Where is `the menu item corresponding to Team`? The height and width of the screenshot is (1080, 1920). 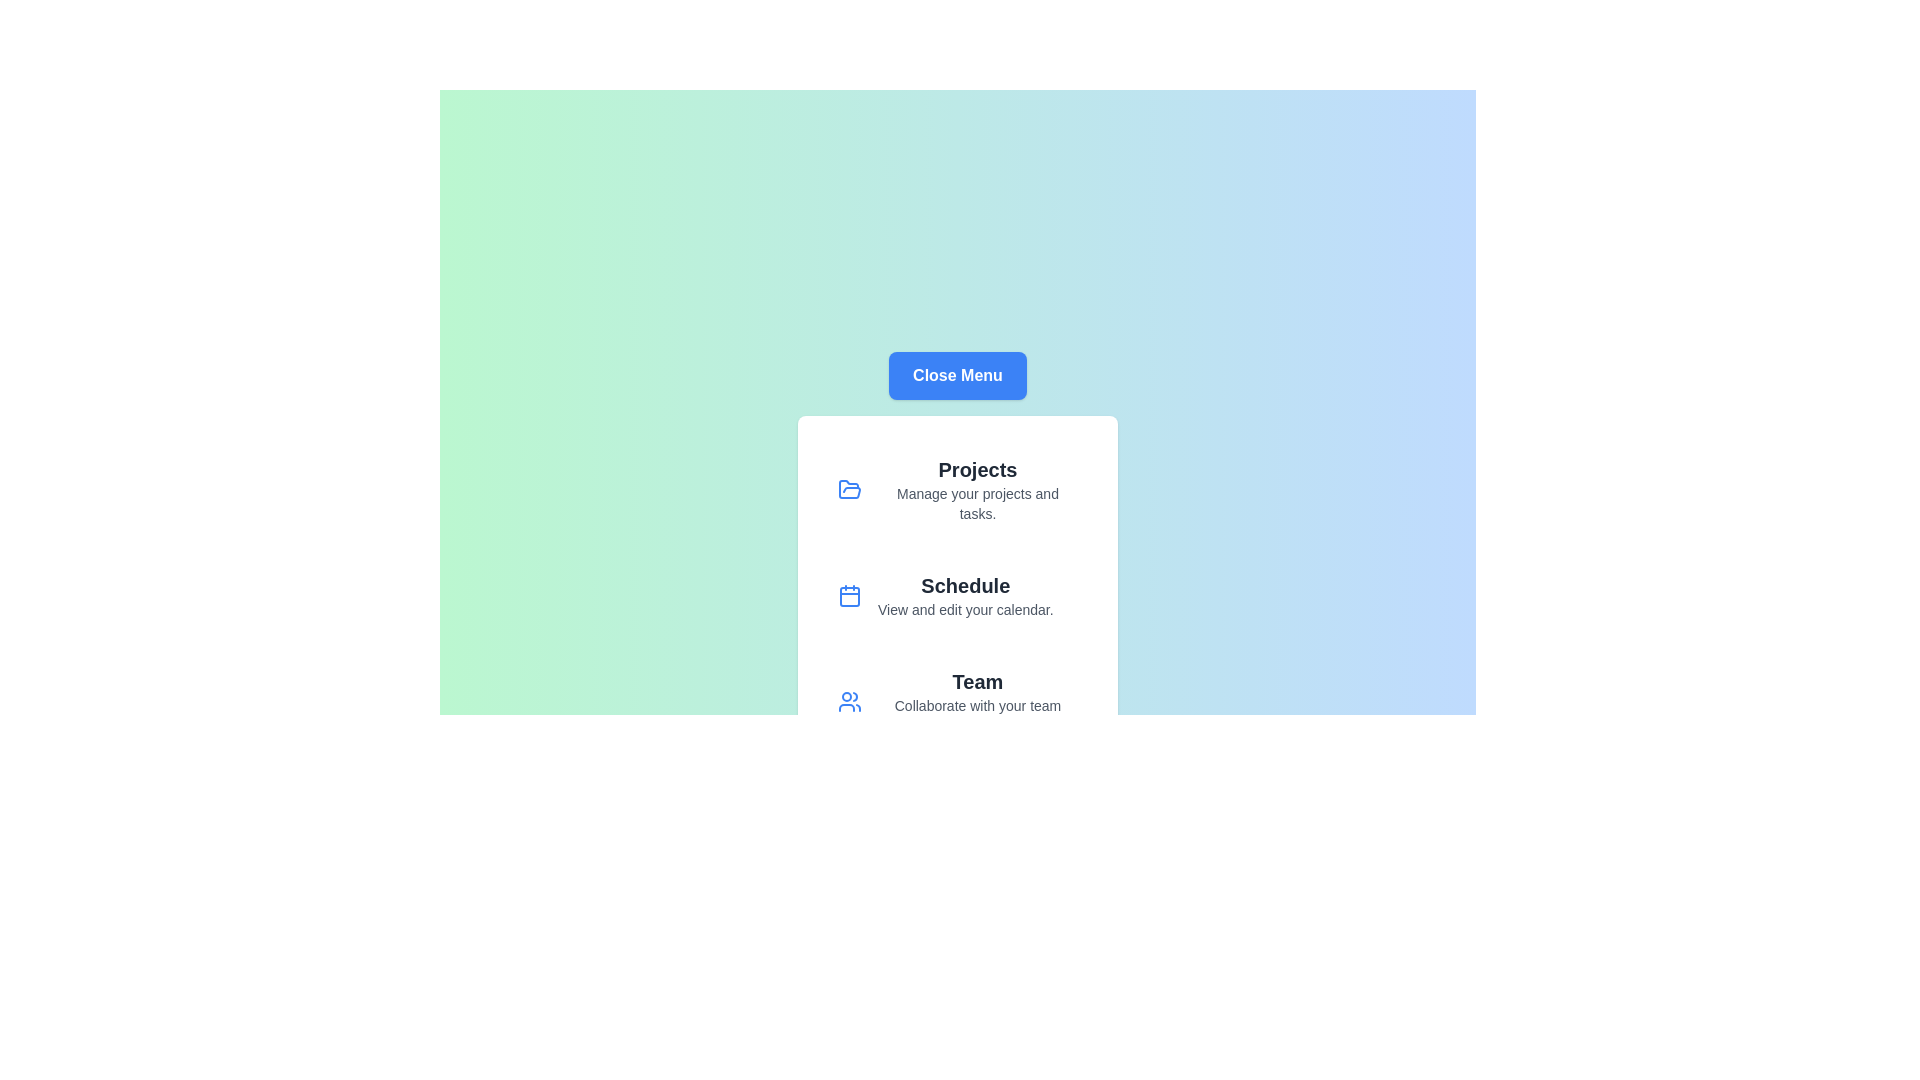
the menu item corresponding to Team is located at coordinates (957, 701).